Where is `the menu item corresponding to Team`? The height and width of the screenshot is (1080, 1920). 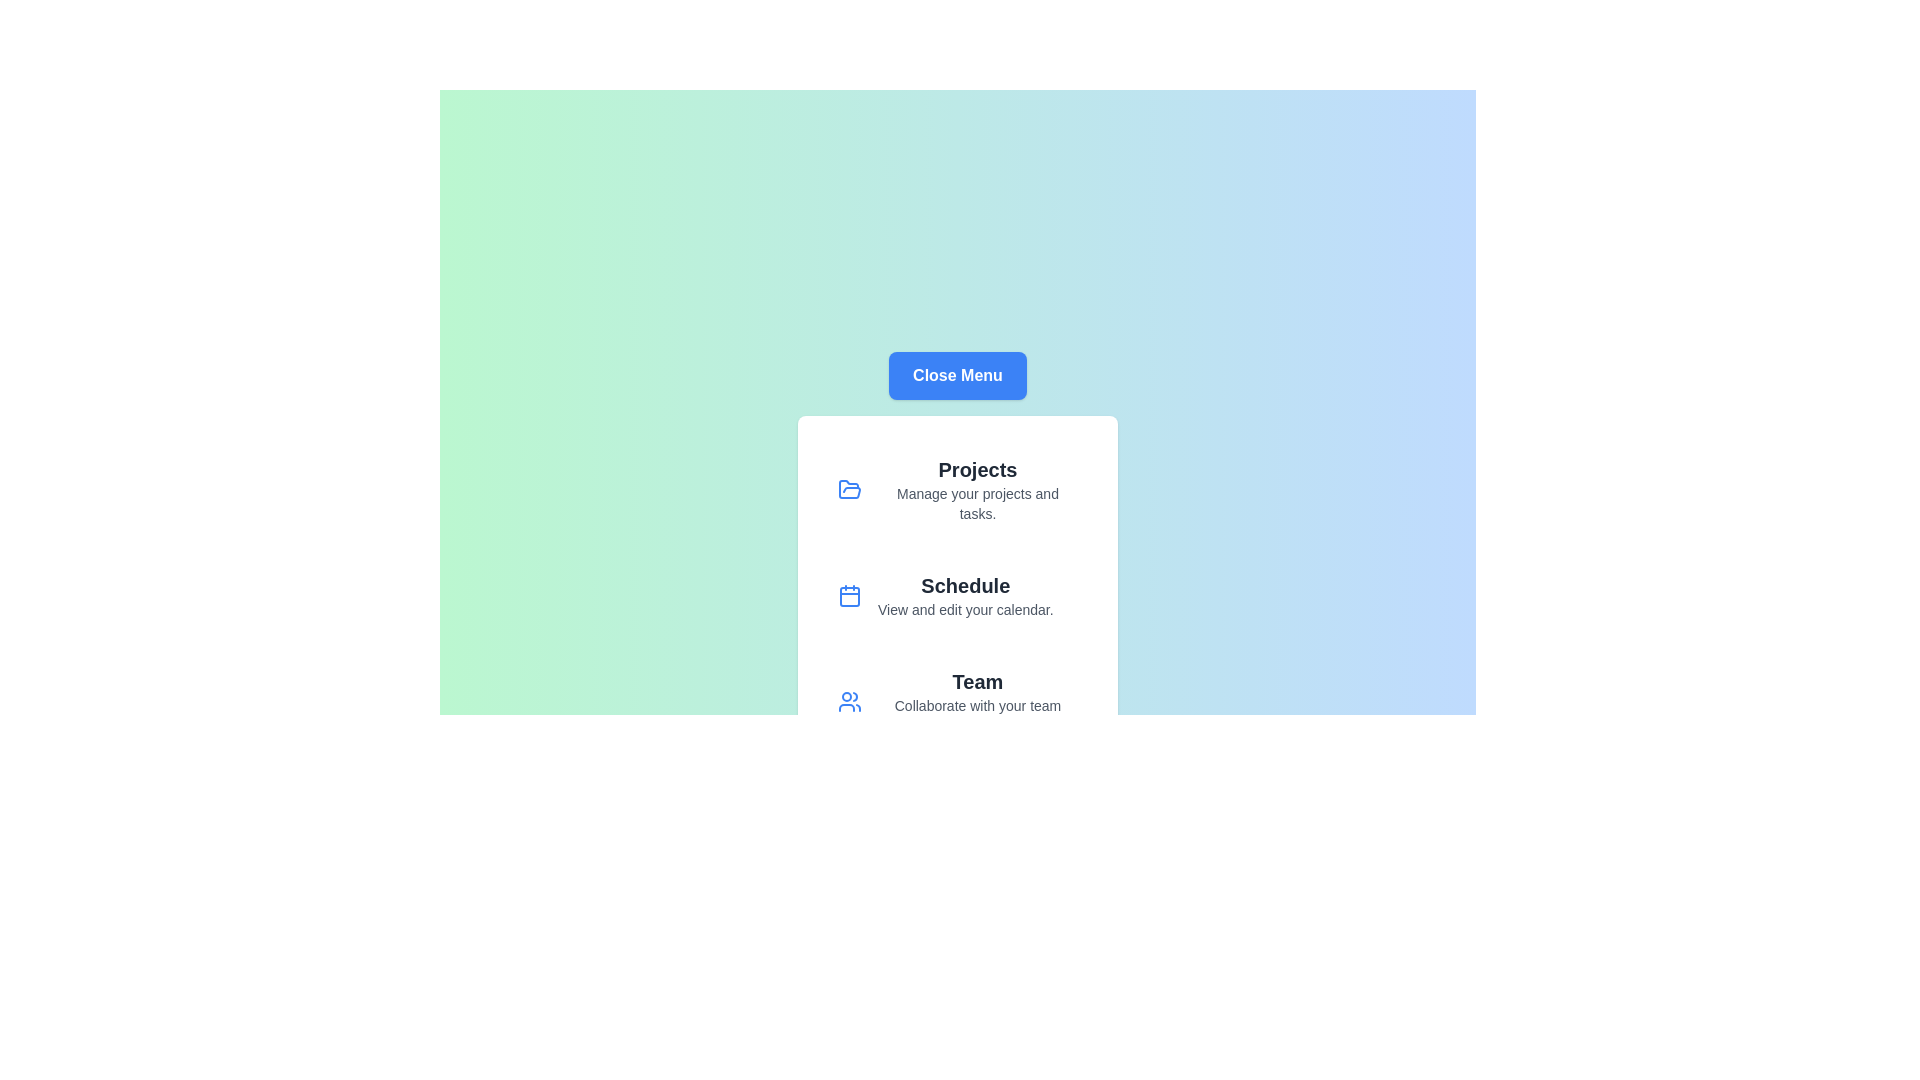
the menu item corresponding to Team is located at coordinates (957, 701).